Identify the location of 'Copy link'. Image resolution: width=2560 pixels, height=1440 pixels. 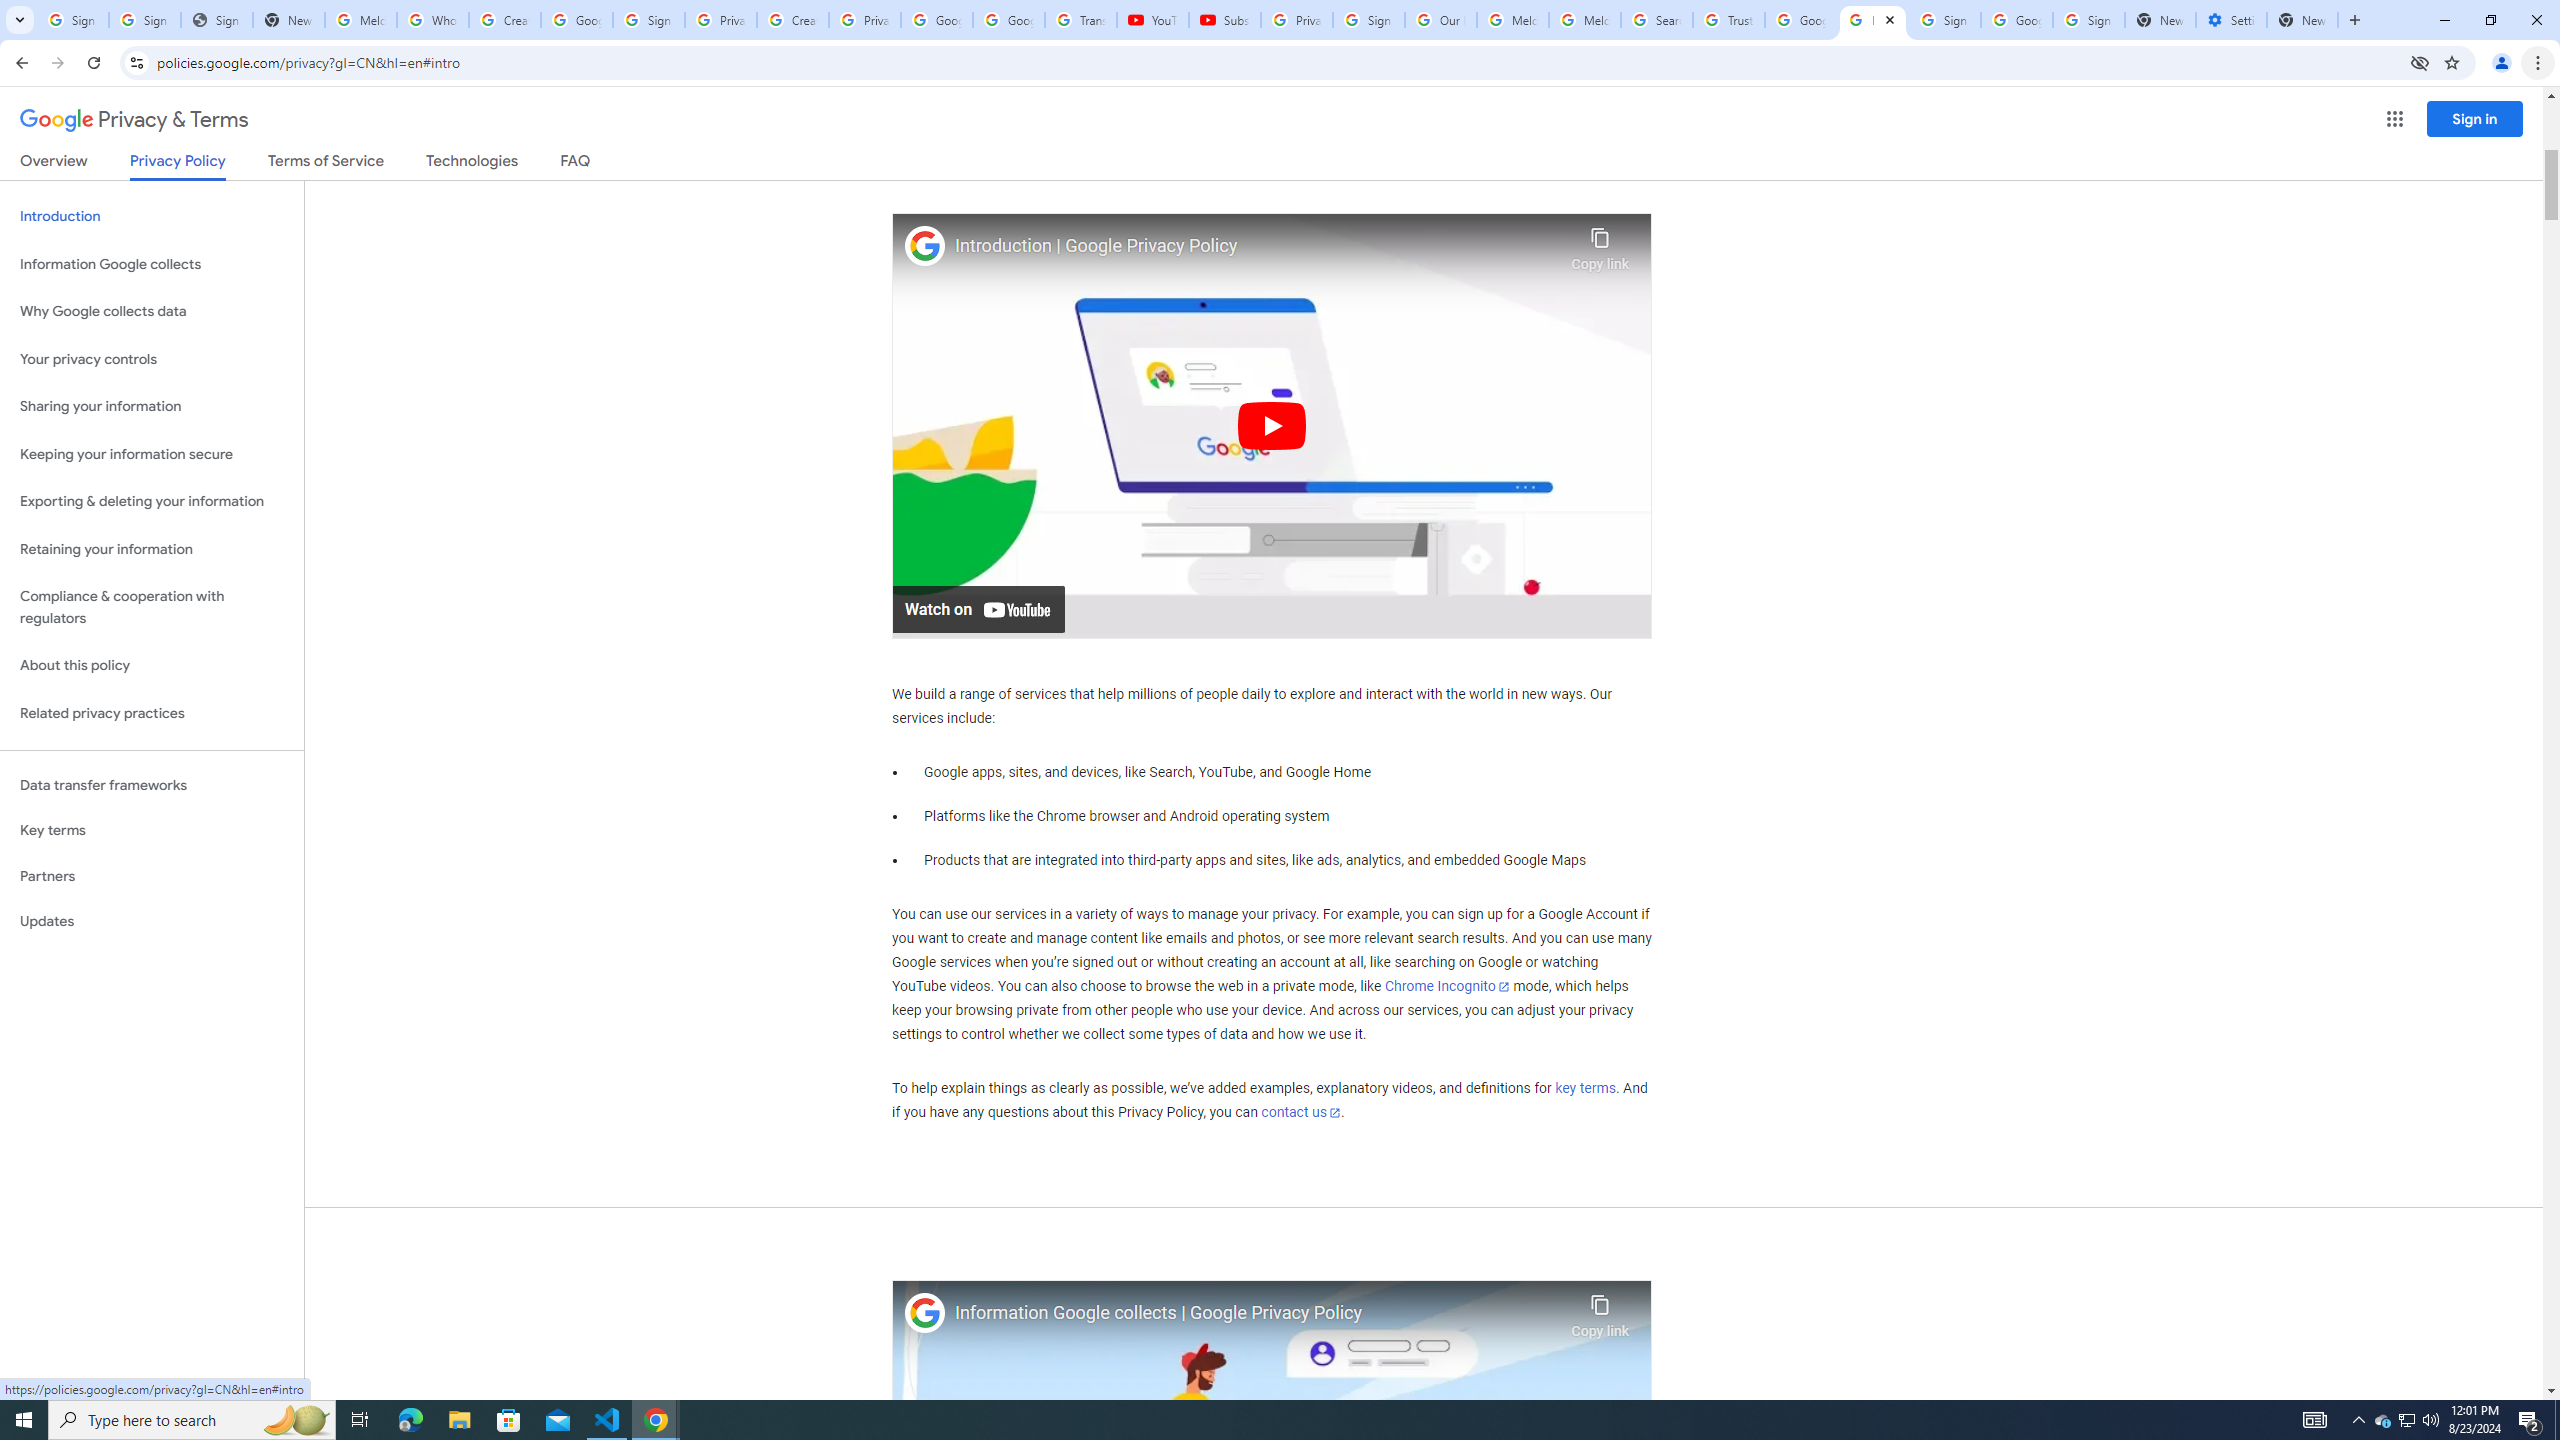
(1599, 1310).